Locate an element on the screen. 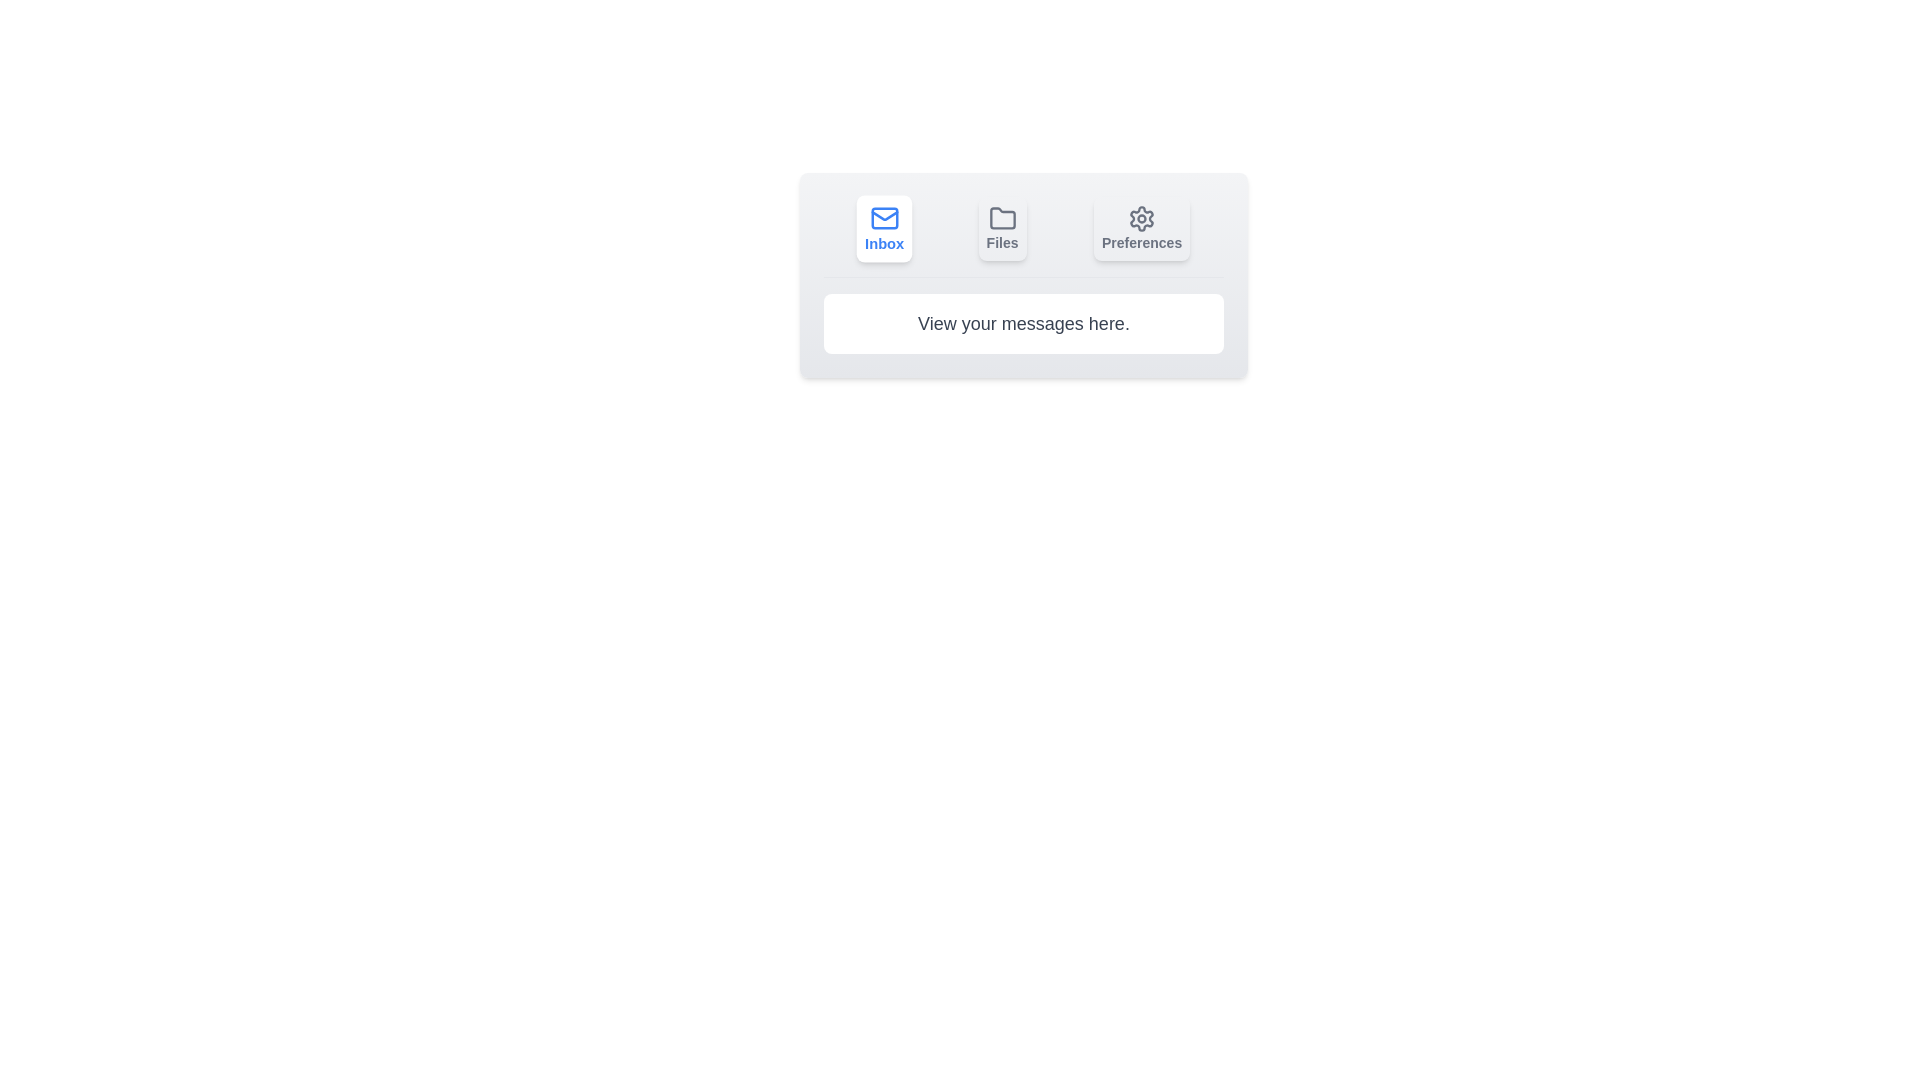 The image size is (1920, 1080). the 'Preferences' button, which features a gear icon and a label beneath it is located at coordinates (1142, 227).